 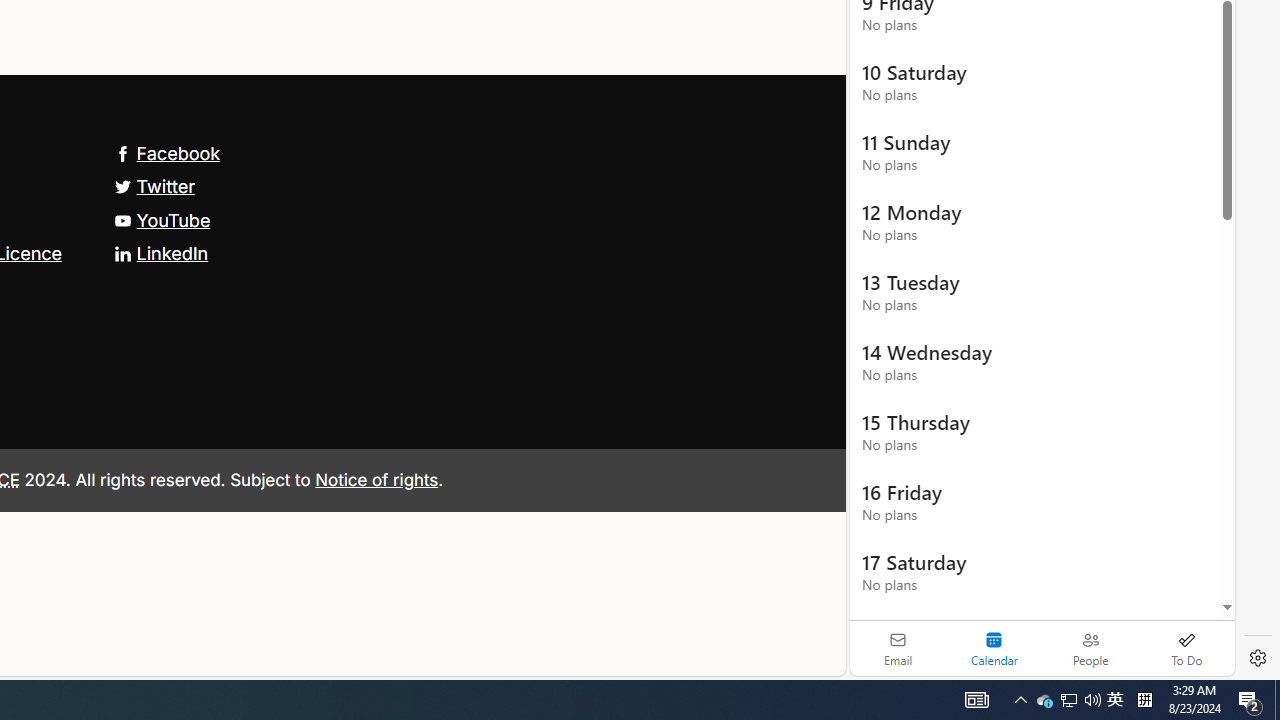 I want to click on 'People', so click(x=1089, y=648).